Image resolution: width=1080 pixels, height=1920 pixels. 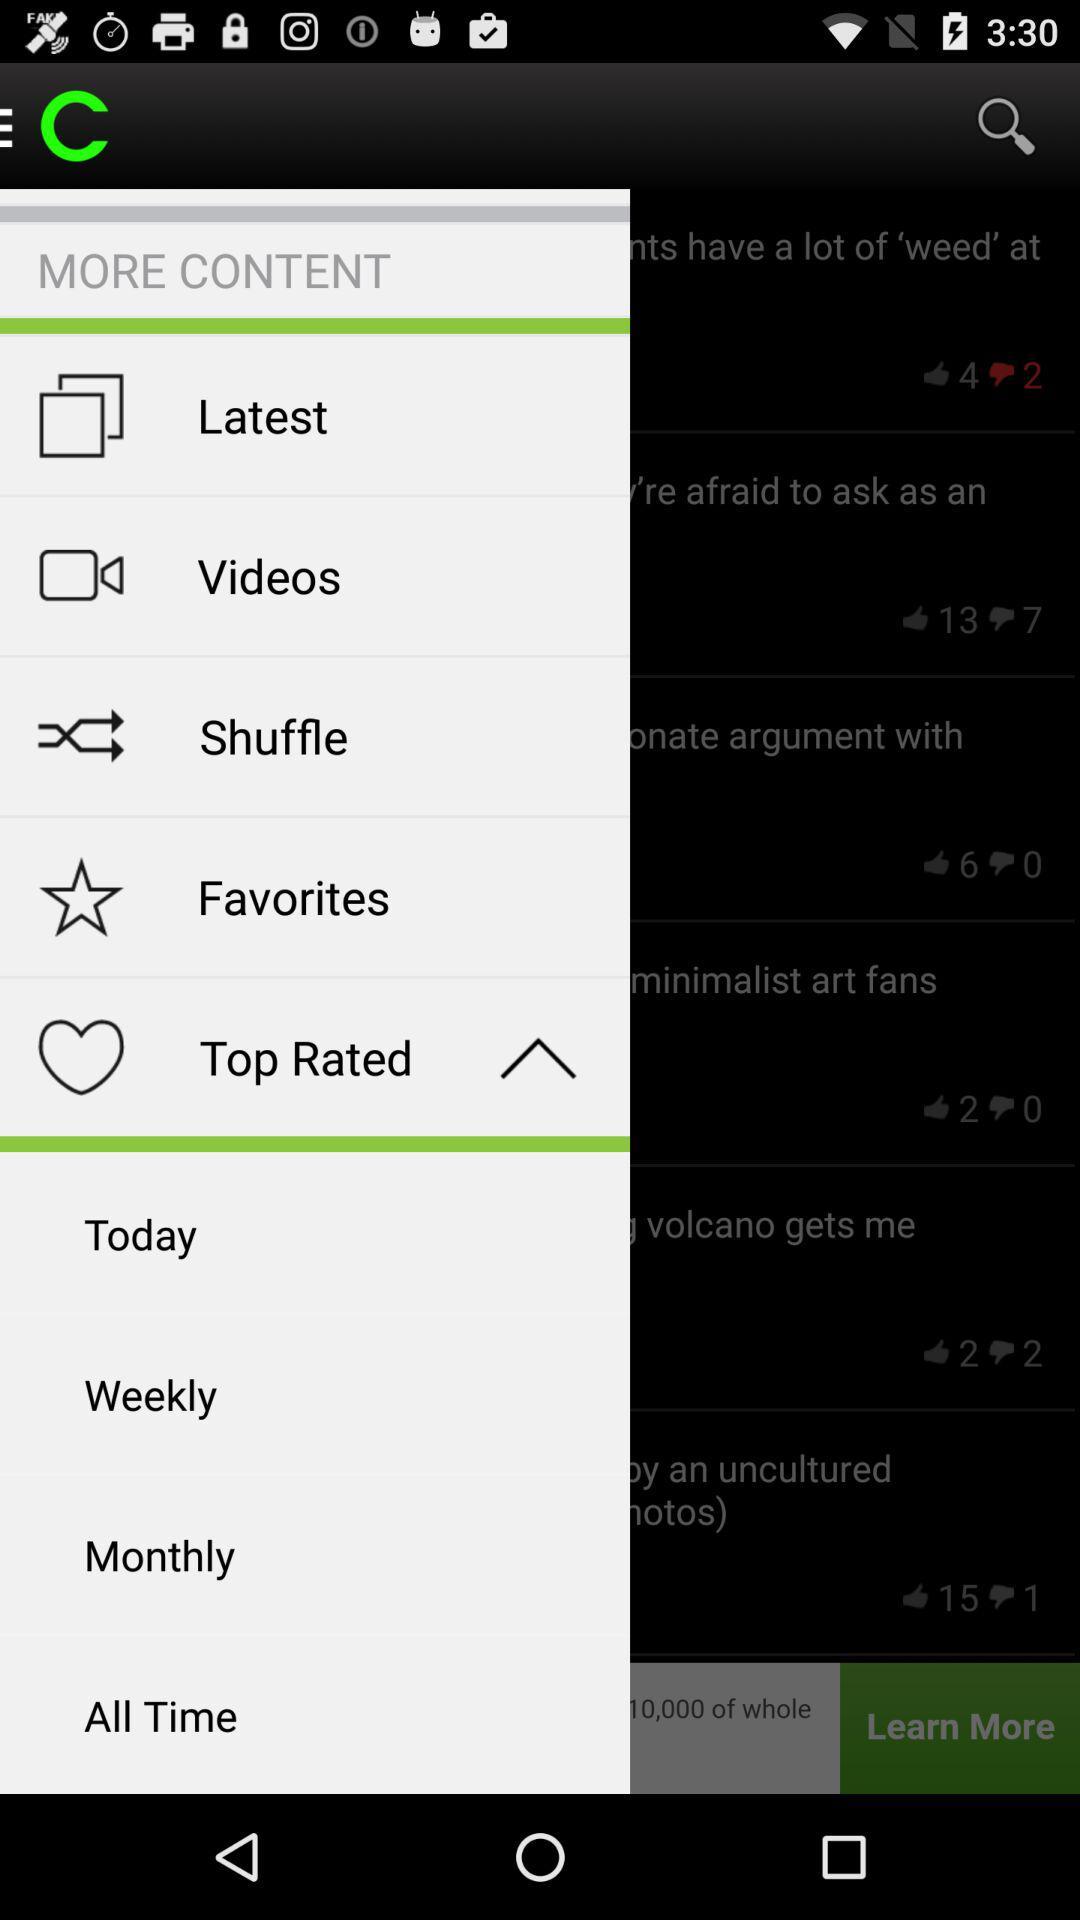 I want to click on the like button which is infront of the number 13, so click(x=915, y=617).